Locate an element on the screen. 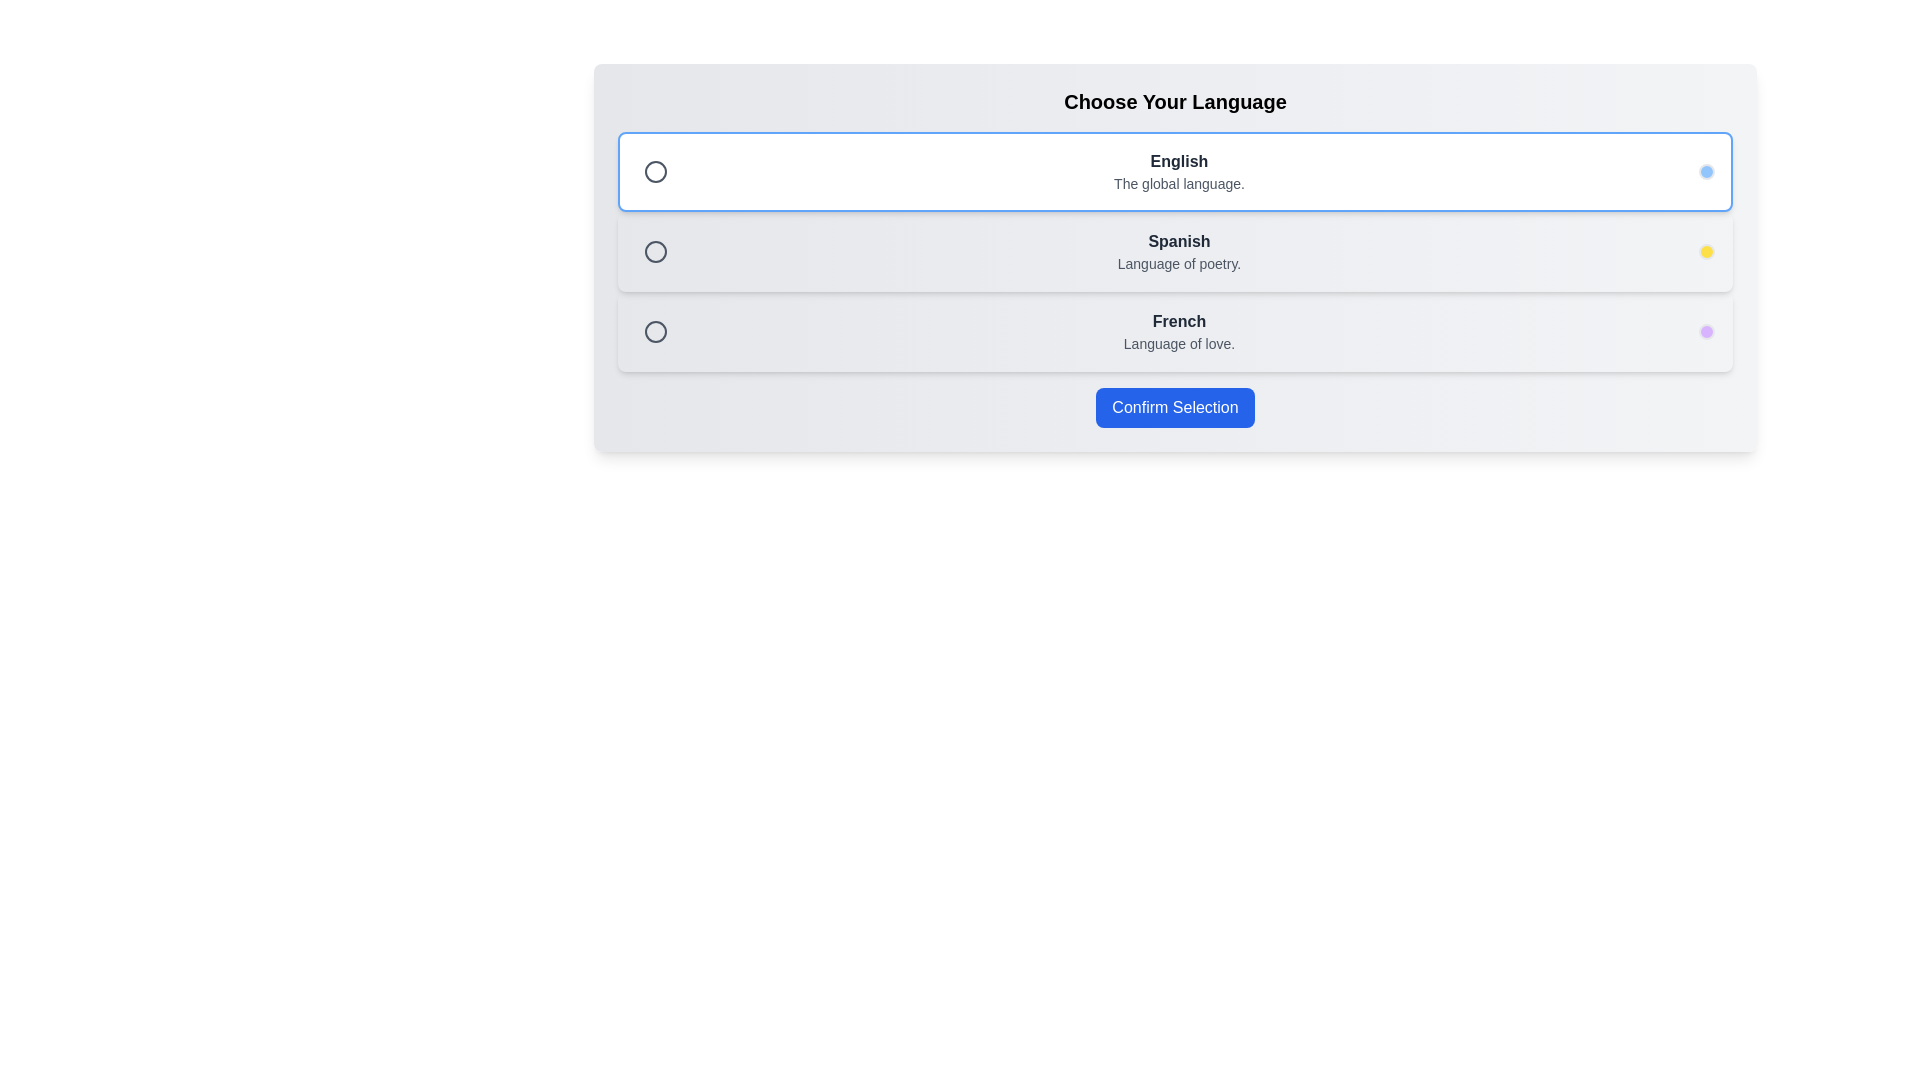 The image size is (1920, 1080). the text label indicating the language selection option for 'Spanish', which is positioned above the 'Language of poetry.' description is located at coordinates (1179, 241).